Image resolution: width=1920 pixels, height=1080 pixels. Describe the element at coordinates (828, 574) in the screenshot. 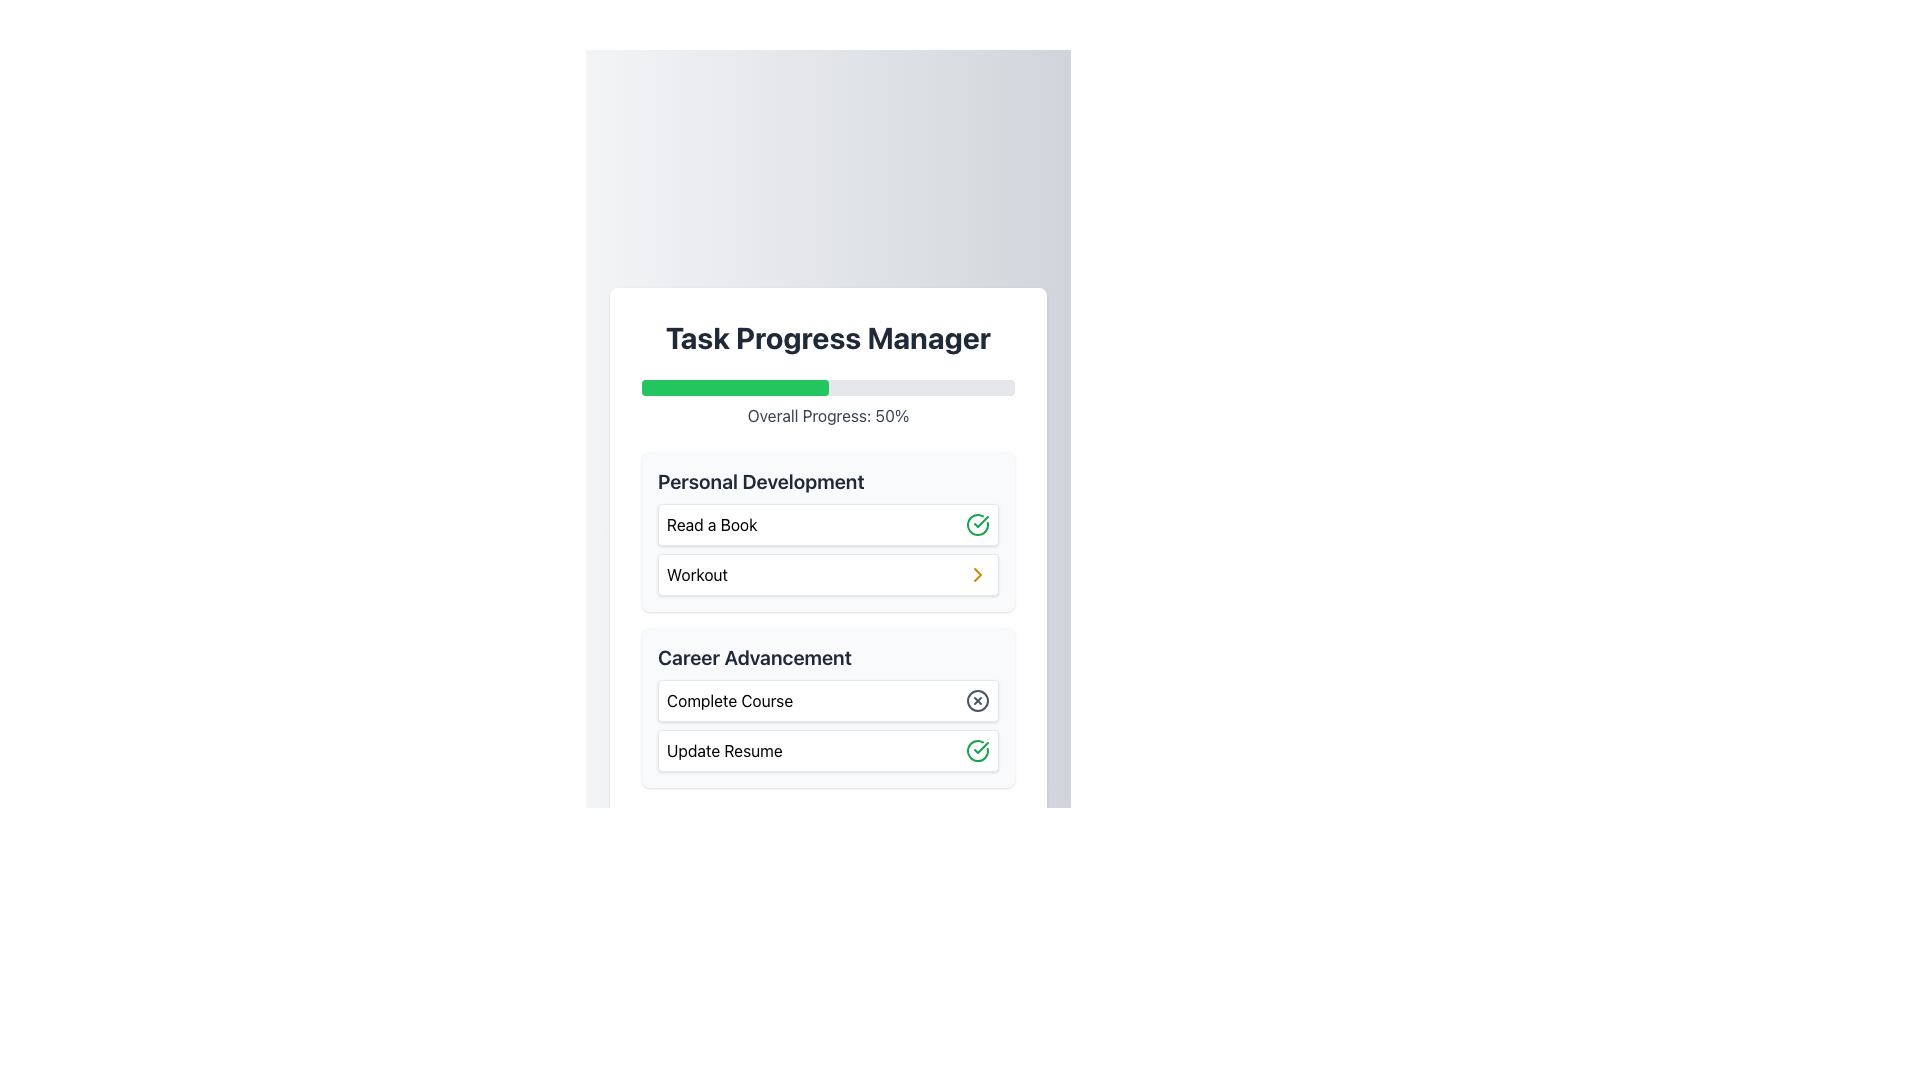

I see `the interactive list item labeled 'Workout' with a white background and yellow arrow icon` at that location.